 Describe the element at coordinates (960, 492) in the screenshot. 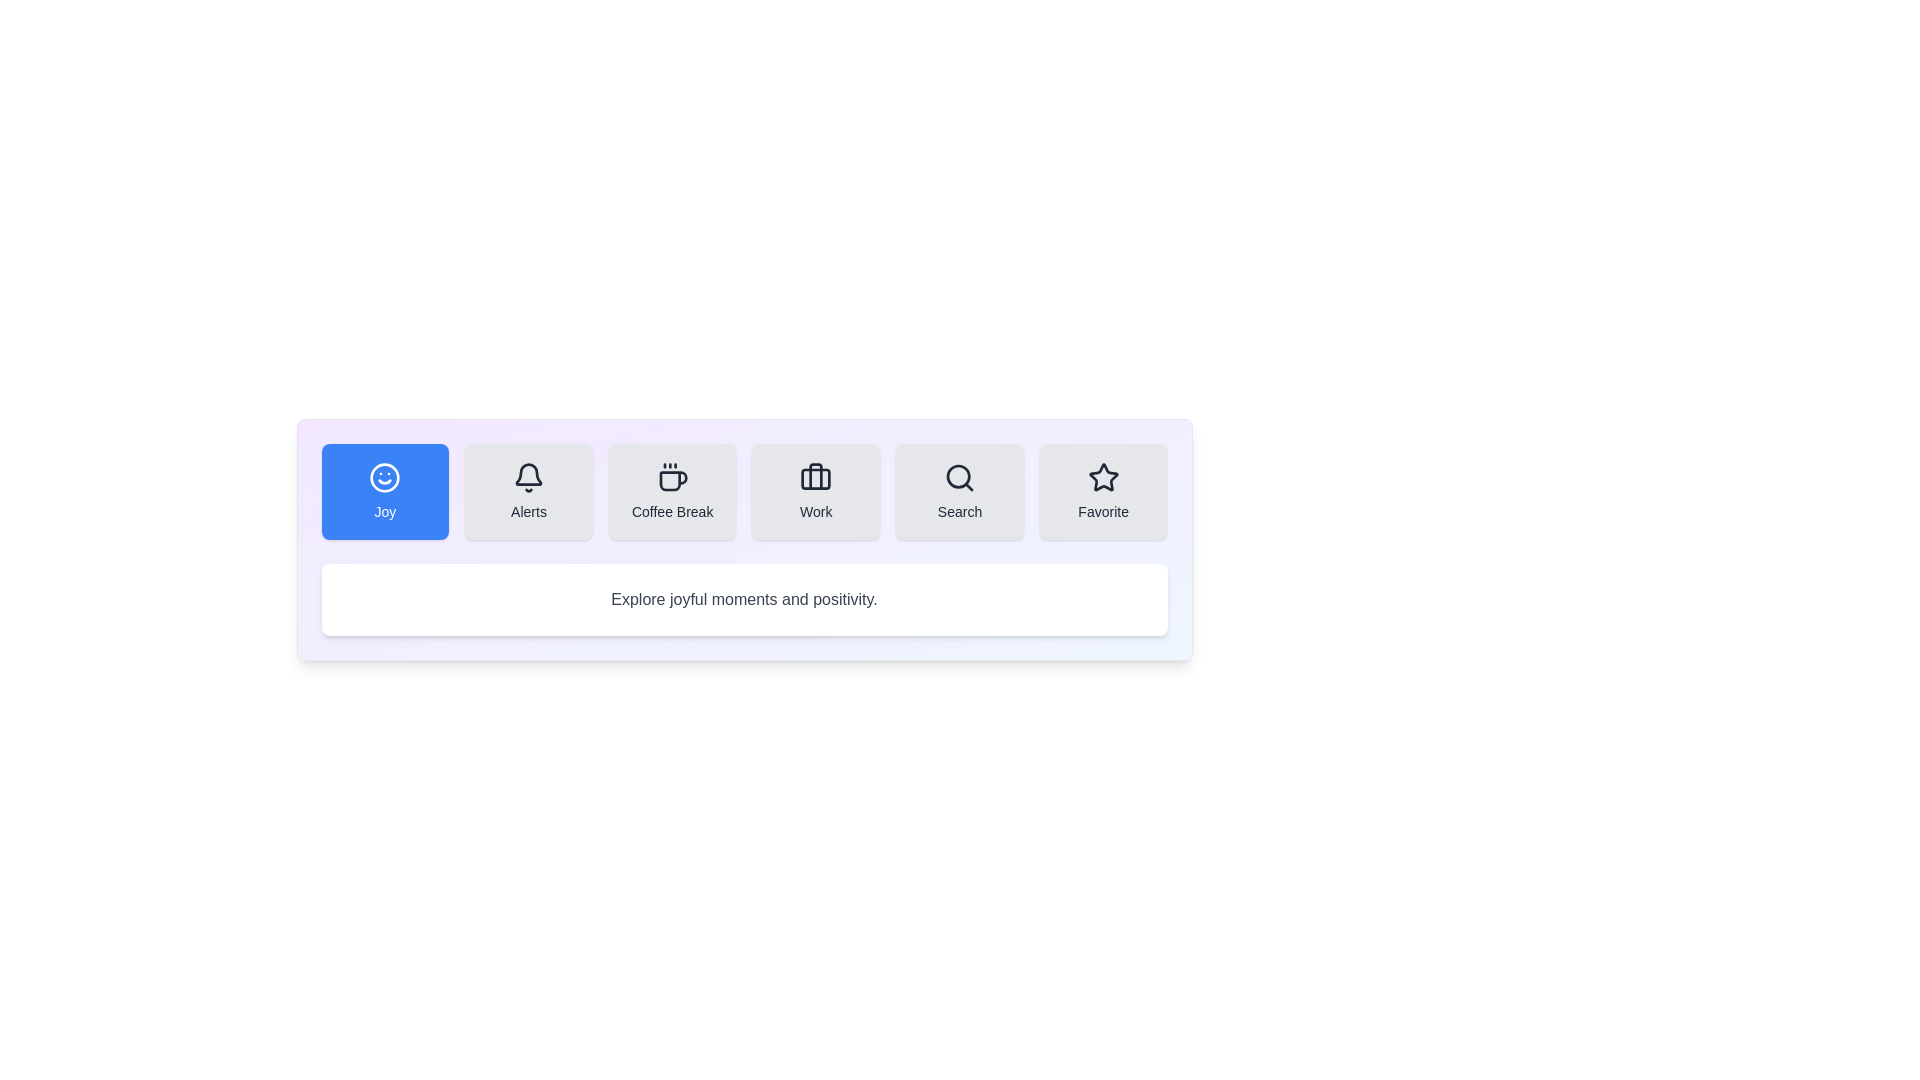

I see `the Search tab to switch its content` at that location.